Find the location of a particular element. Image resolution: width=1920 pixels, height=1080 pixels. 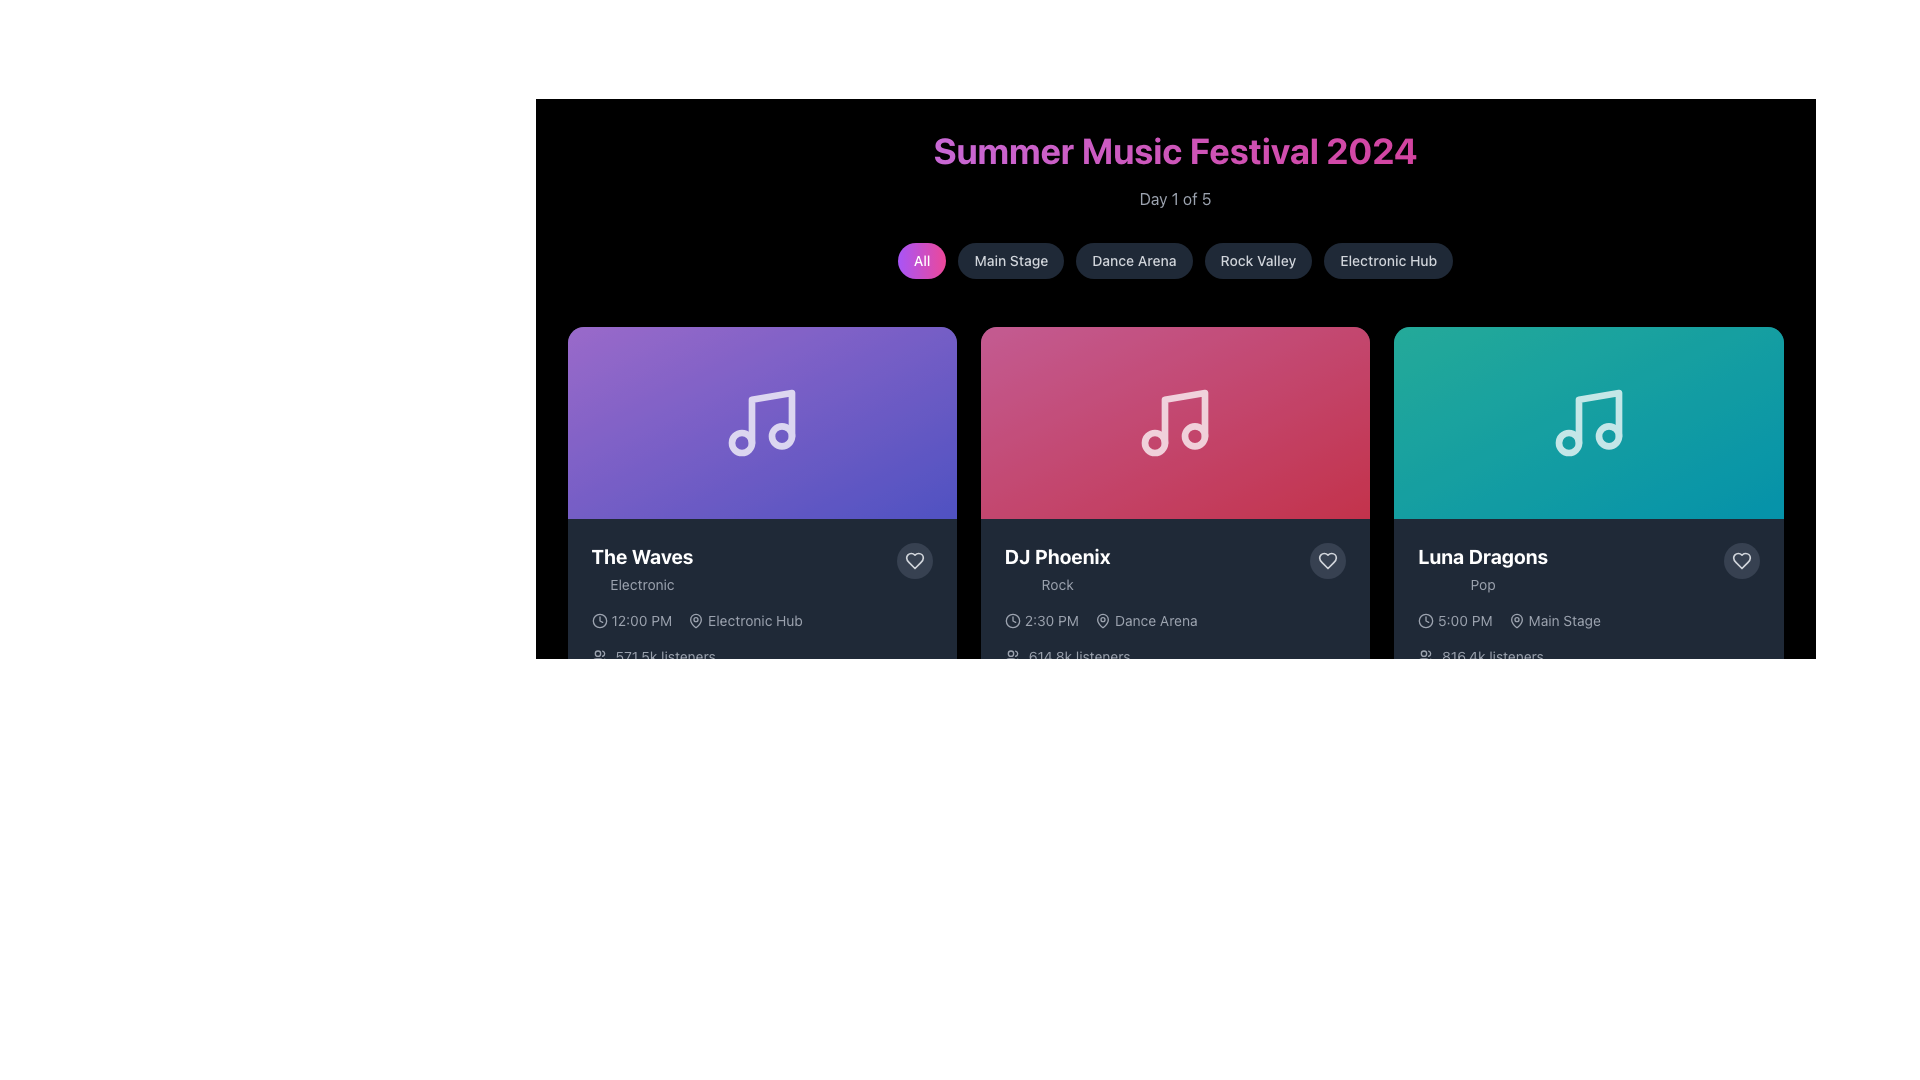

the visual representation of the location marker icon next to the text 'Main Stage' for the 'Luna Dragons' event is located at coordinates (1516, 620).